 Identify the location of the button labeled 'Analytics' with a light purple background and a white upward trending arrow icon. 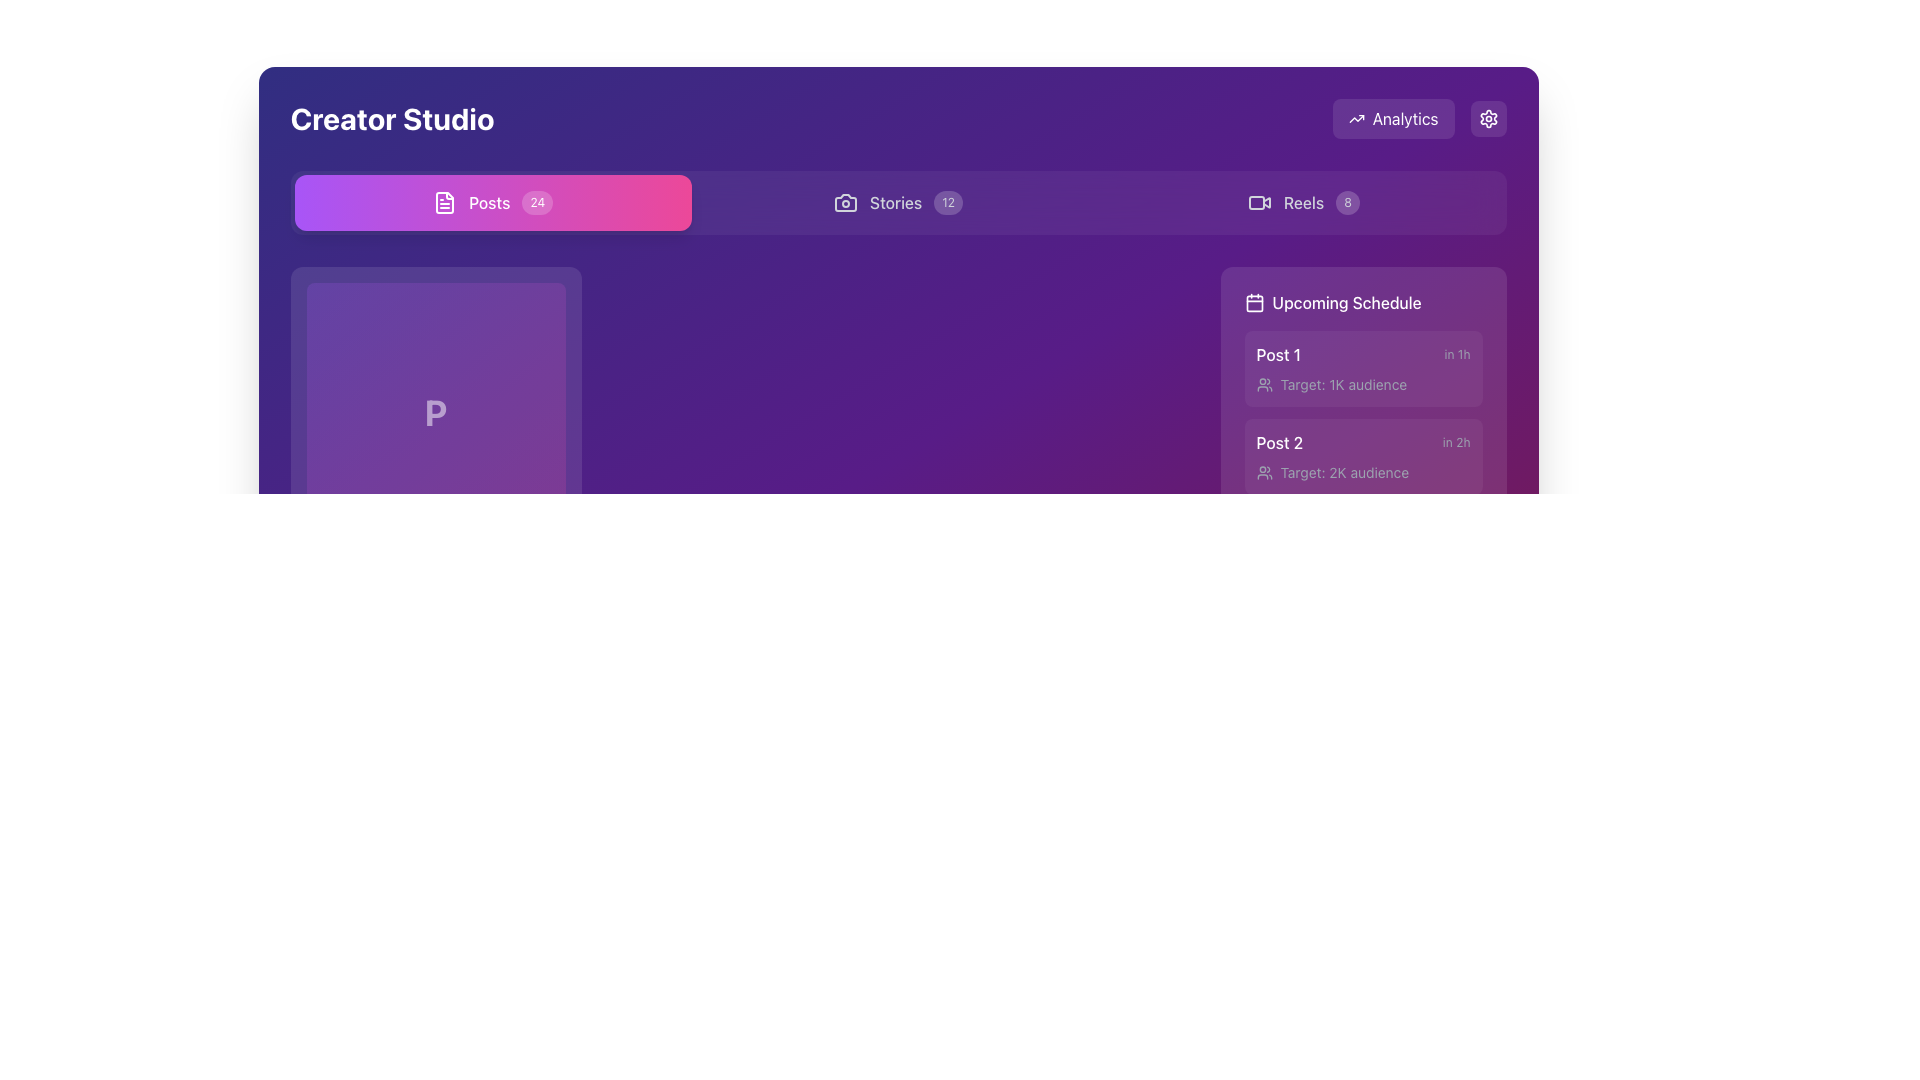
(1392, 119).